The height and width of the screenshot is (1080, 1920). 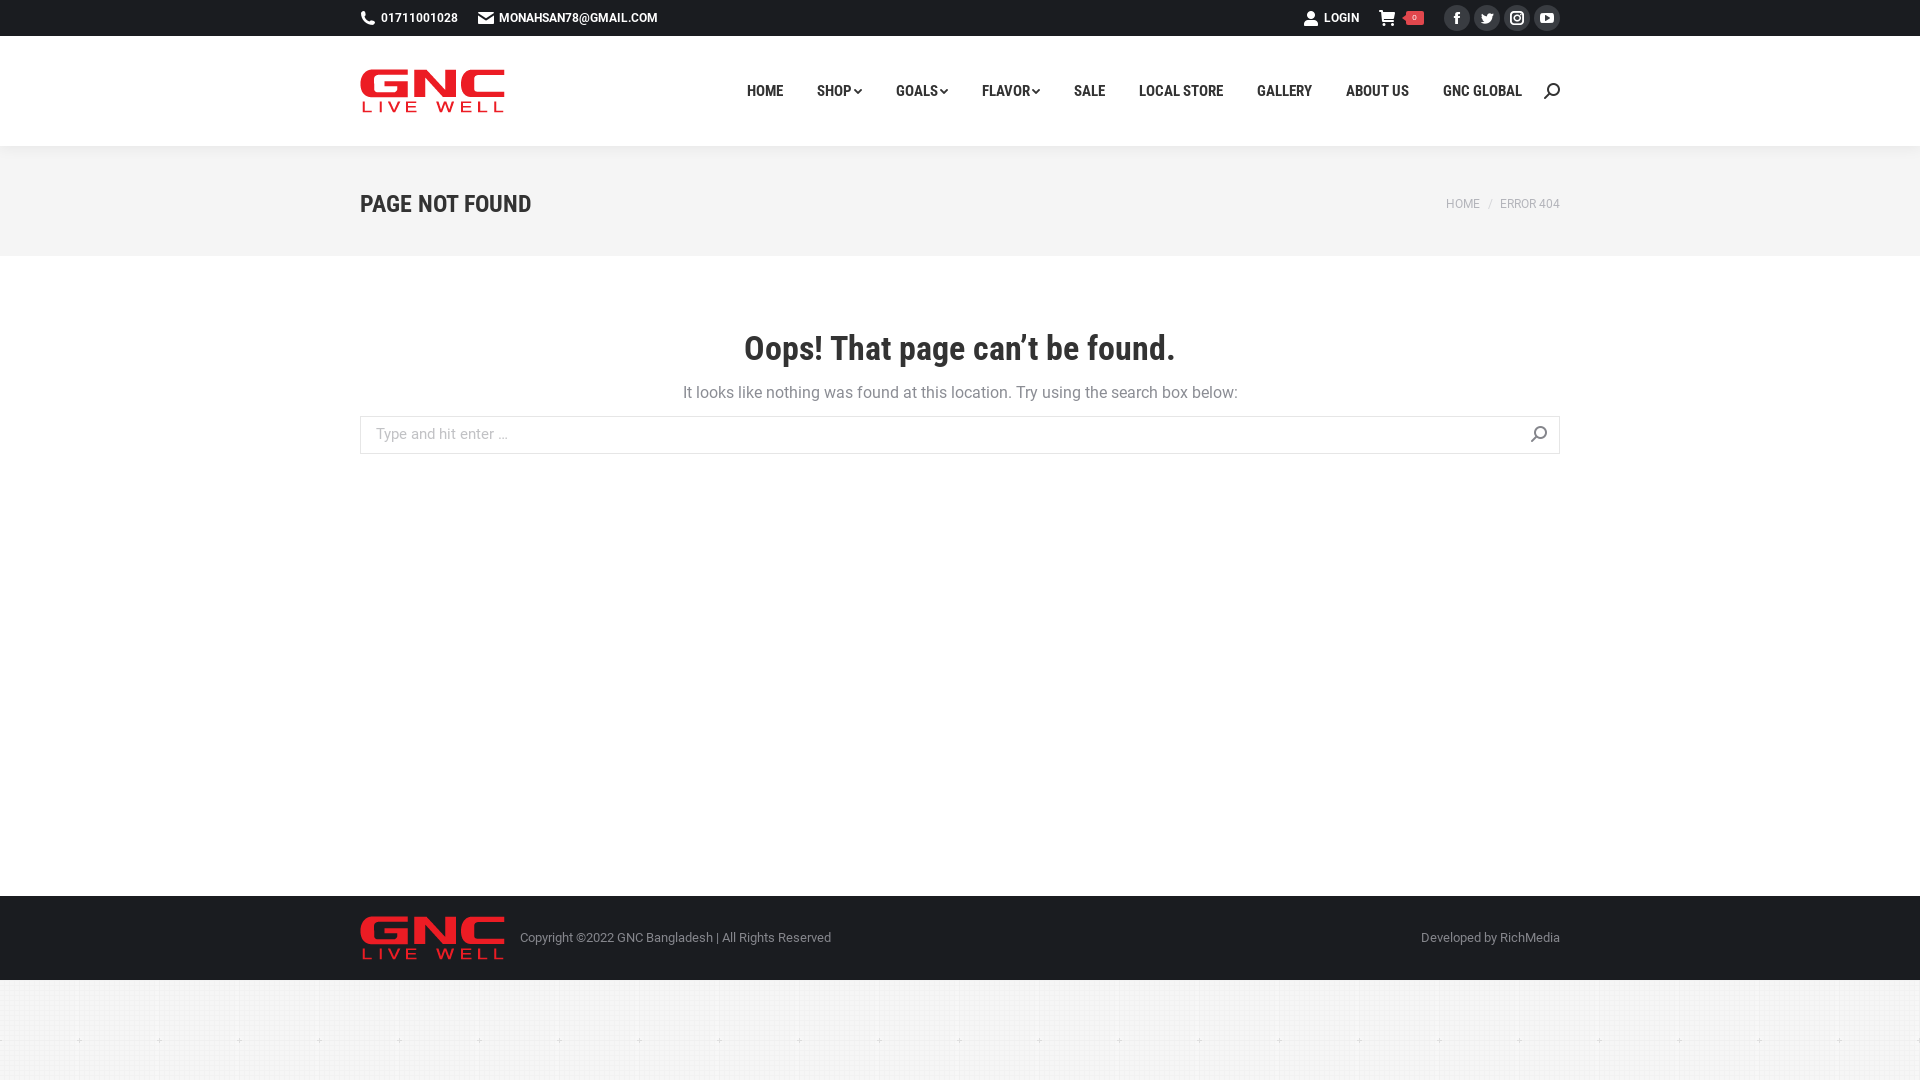 What do you see at coordinates (1516, 18) in the screenshot?
I see `'Instagram page opens in new window'` at bounding box center [1516, 18].